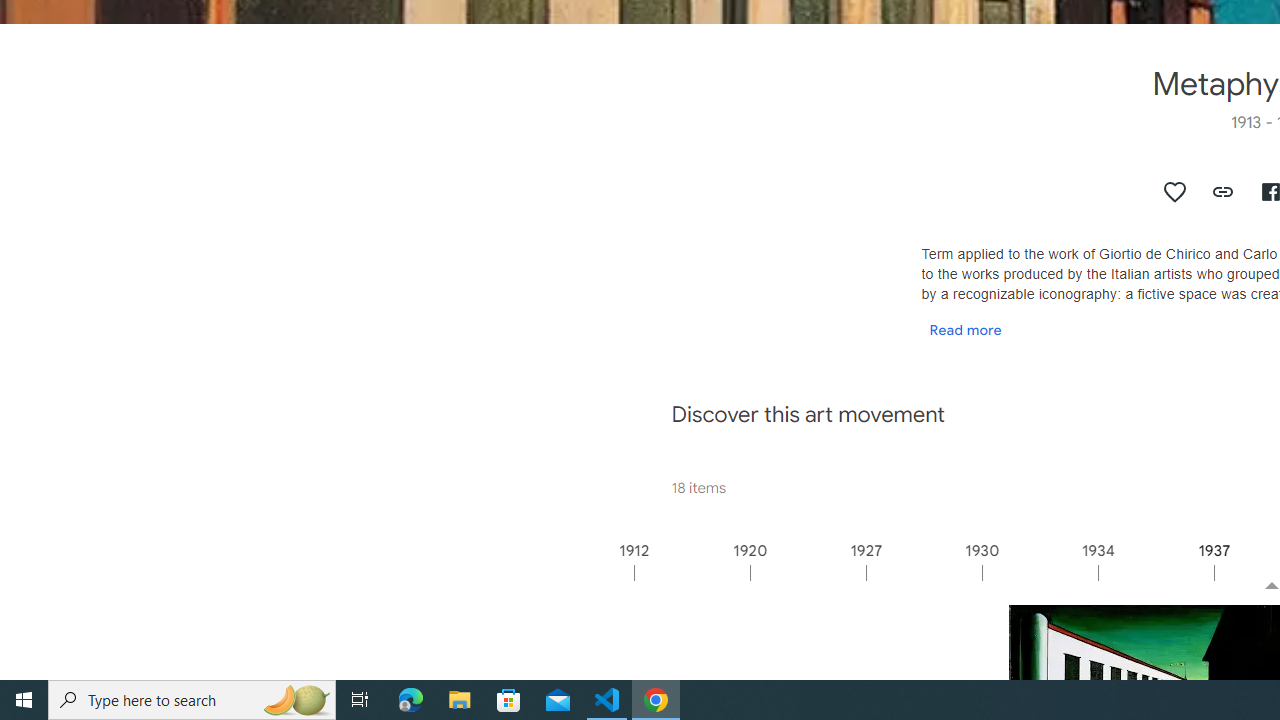 This screenshot has width=1280, height=720. Describe the element at coordinates (1155, 572) in the screenshot. I see `'1934'` at that location.